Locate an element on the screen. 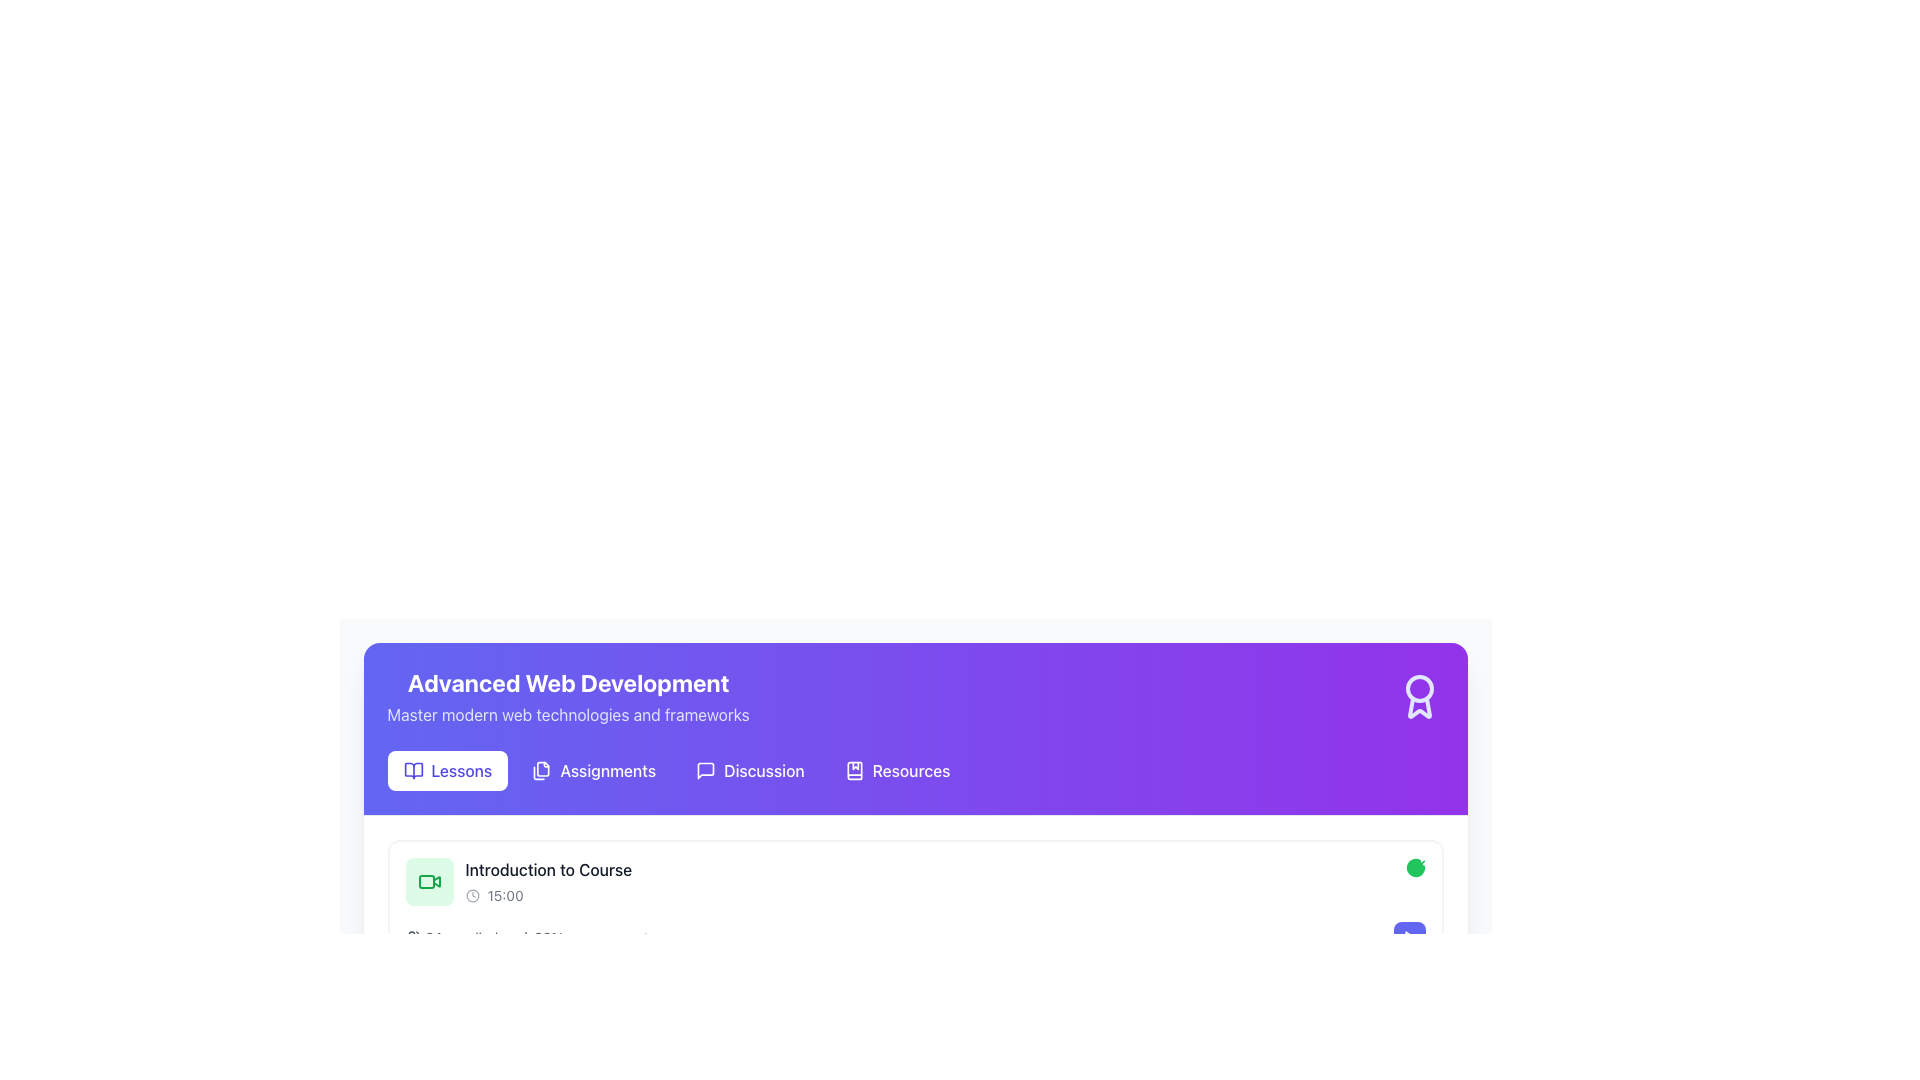 This screenshot has height=1080, width=1920. the text label displaying 'Master modern web technologies and frameworks' which is styled in light indigo color and located on a purple background, positioned below the title 'Advanced Web Development' is located at coordinates (567, 713).